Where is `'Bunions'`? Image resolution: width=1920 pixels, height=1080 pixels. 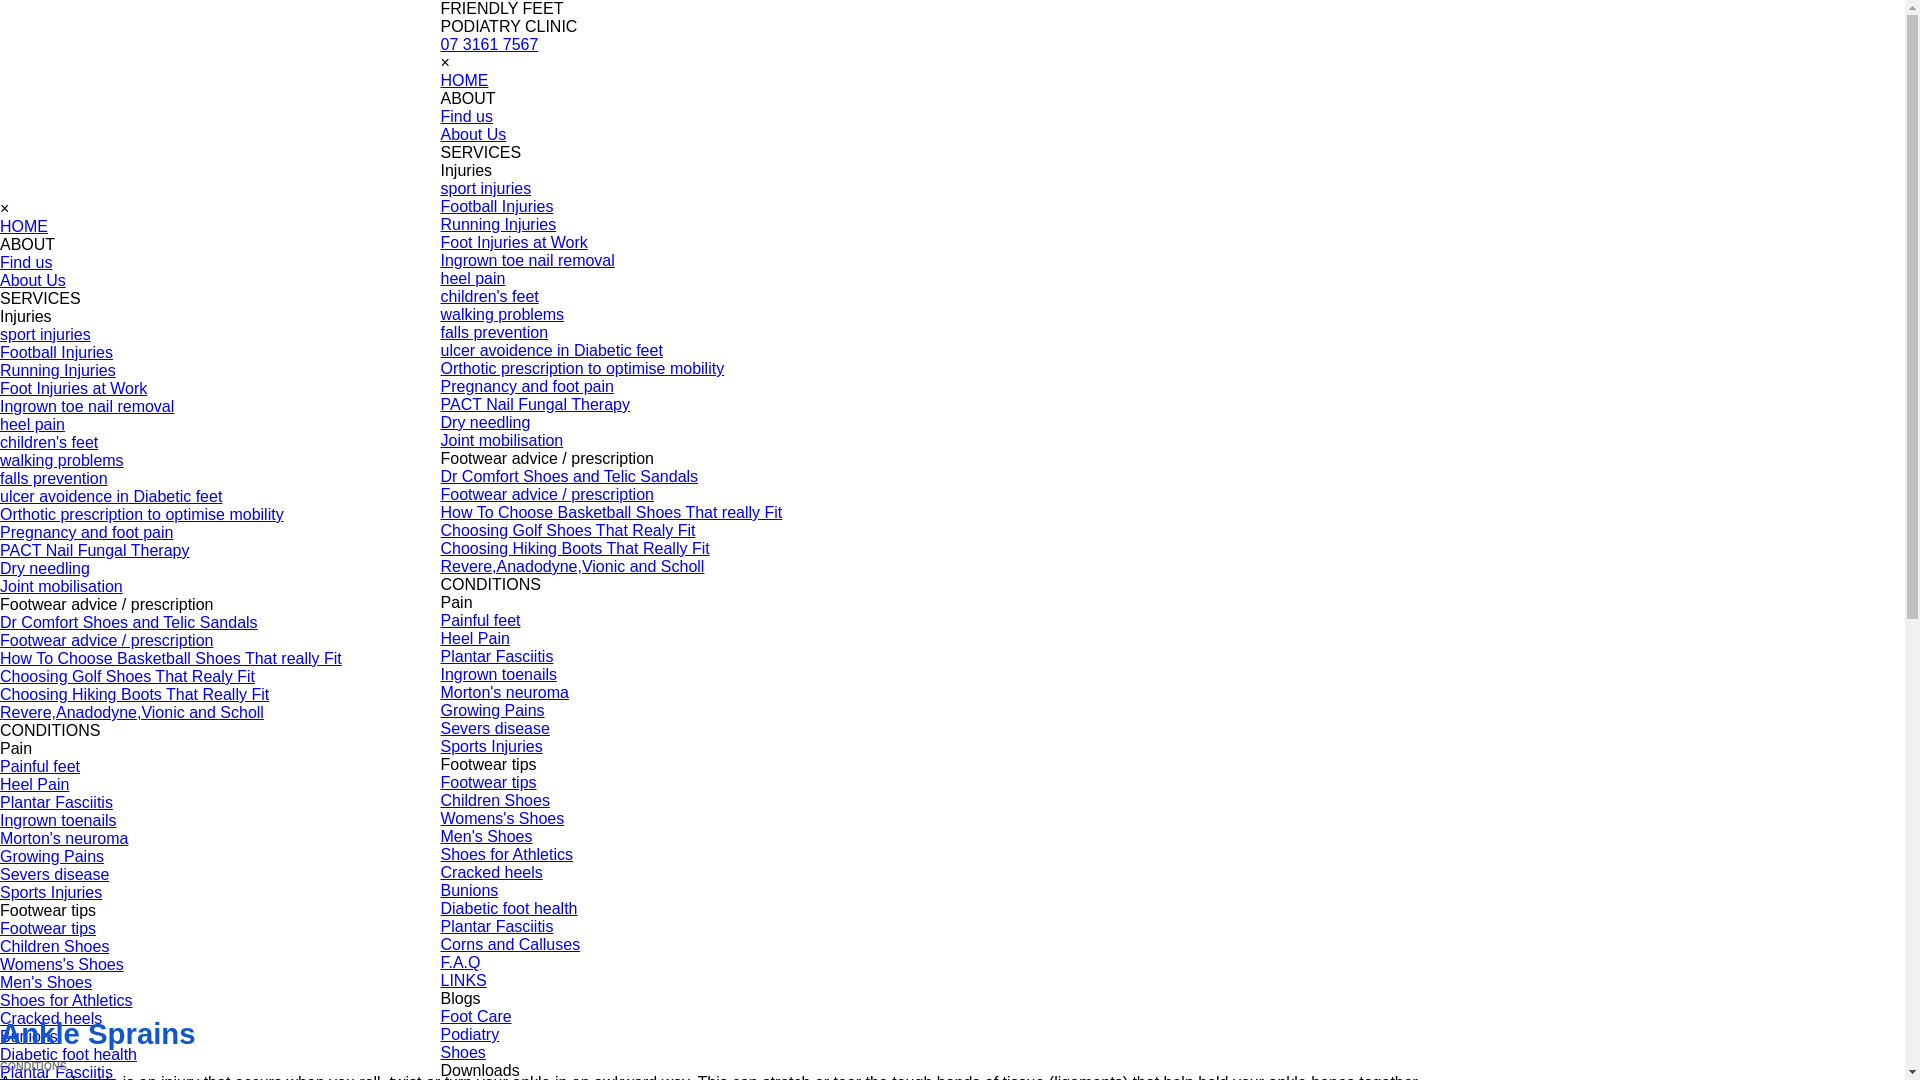 'Bunions' is located at coordinates (468, 889).